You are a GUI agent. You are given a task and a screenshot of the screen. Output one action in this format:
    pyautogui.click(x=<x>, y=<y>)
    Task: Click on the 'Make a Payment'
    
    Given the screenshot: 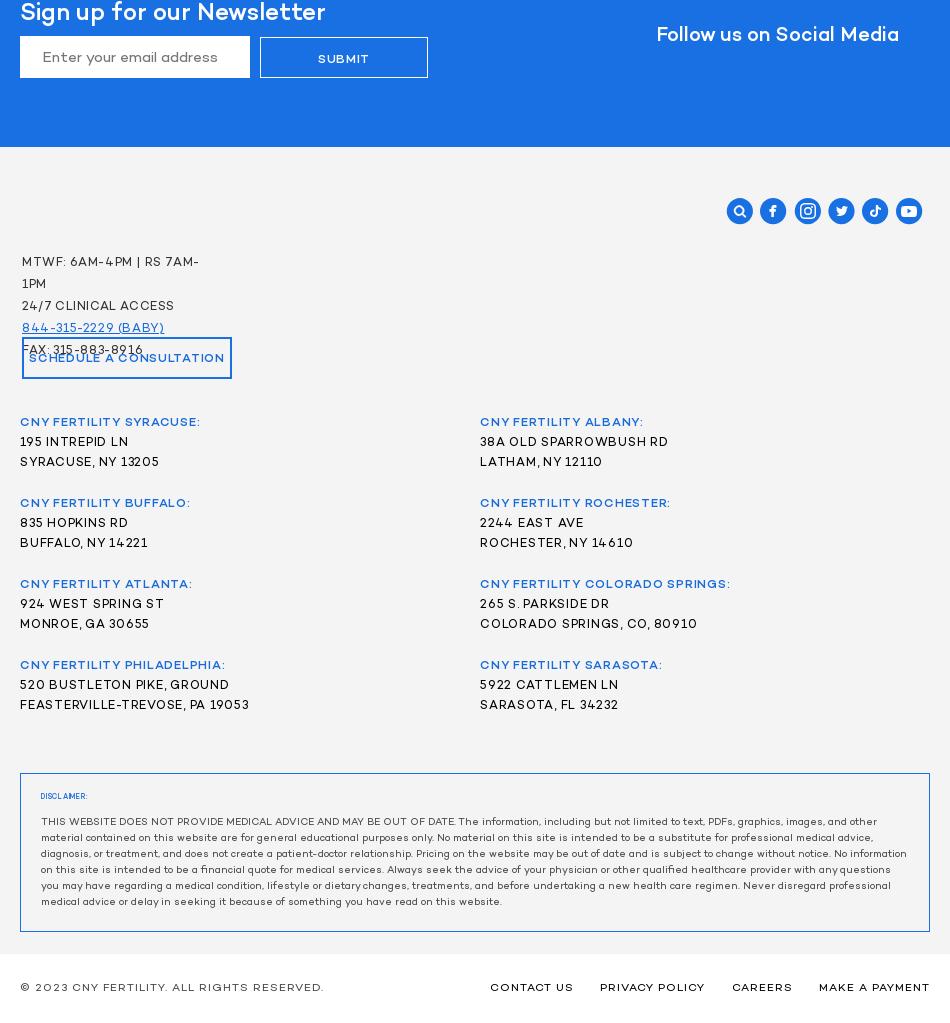 What is the action you would take?
    pyautogui.click(x=872, y=987)
    